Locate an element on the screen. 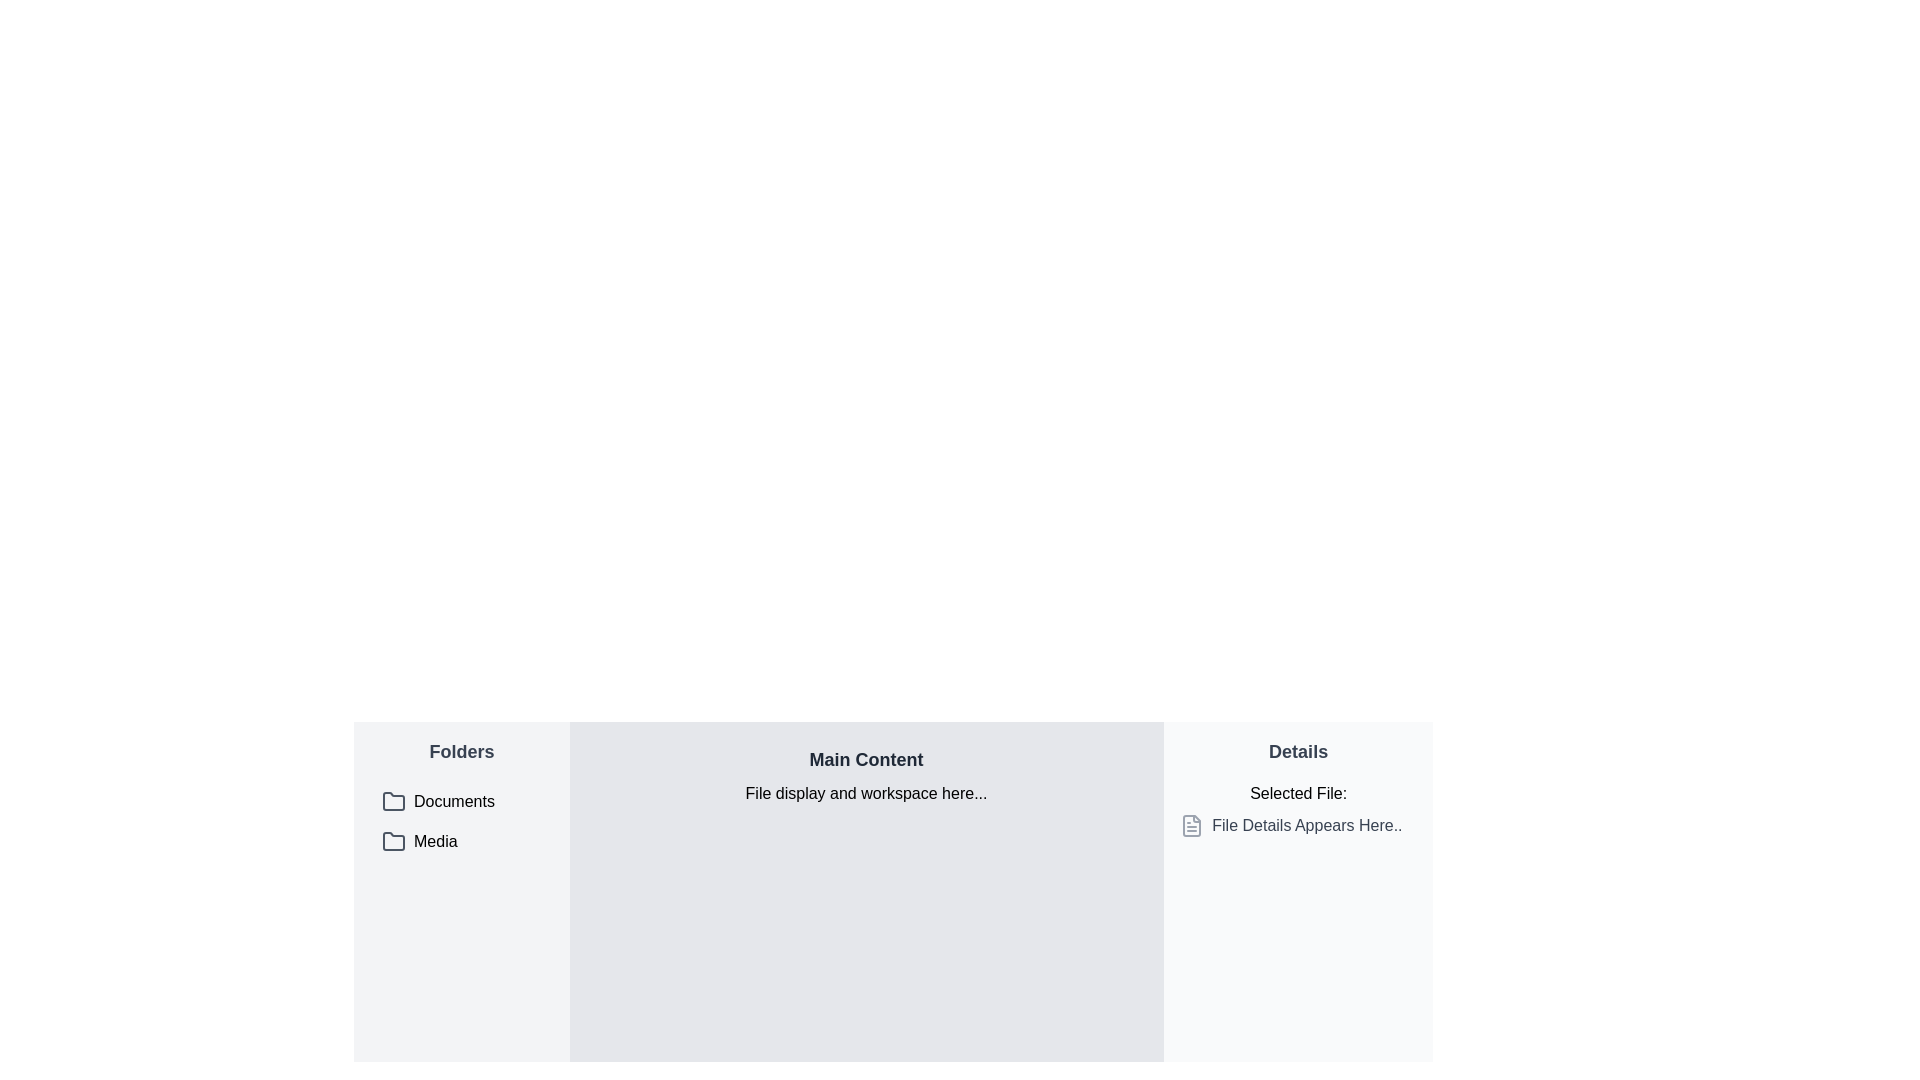  the file document icon located in the 'Details' section, adjacent to 'Selected File:' and above 'File Details Appears Here..' is located at coordinates (1192, 825).